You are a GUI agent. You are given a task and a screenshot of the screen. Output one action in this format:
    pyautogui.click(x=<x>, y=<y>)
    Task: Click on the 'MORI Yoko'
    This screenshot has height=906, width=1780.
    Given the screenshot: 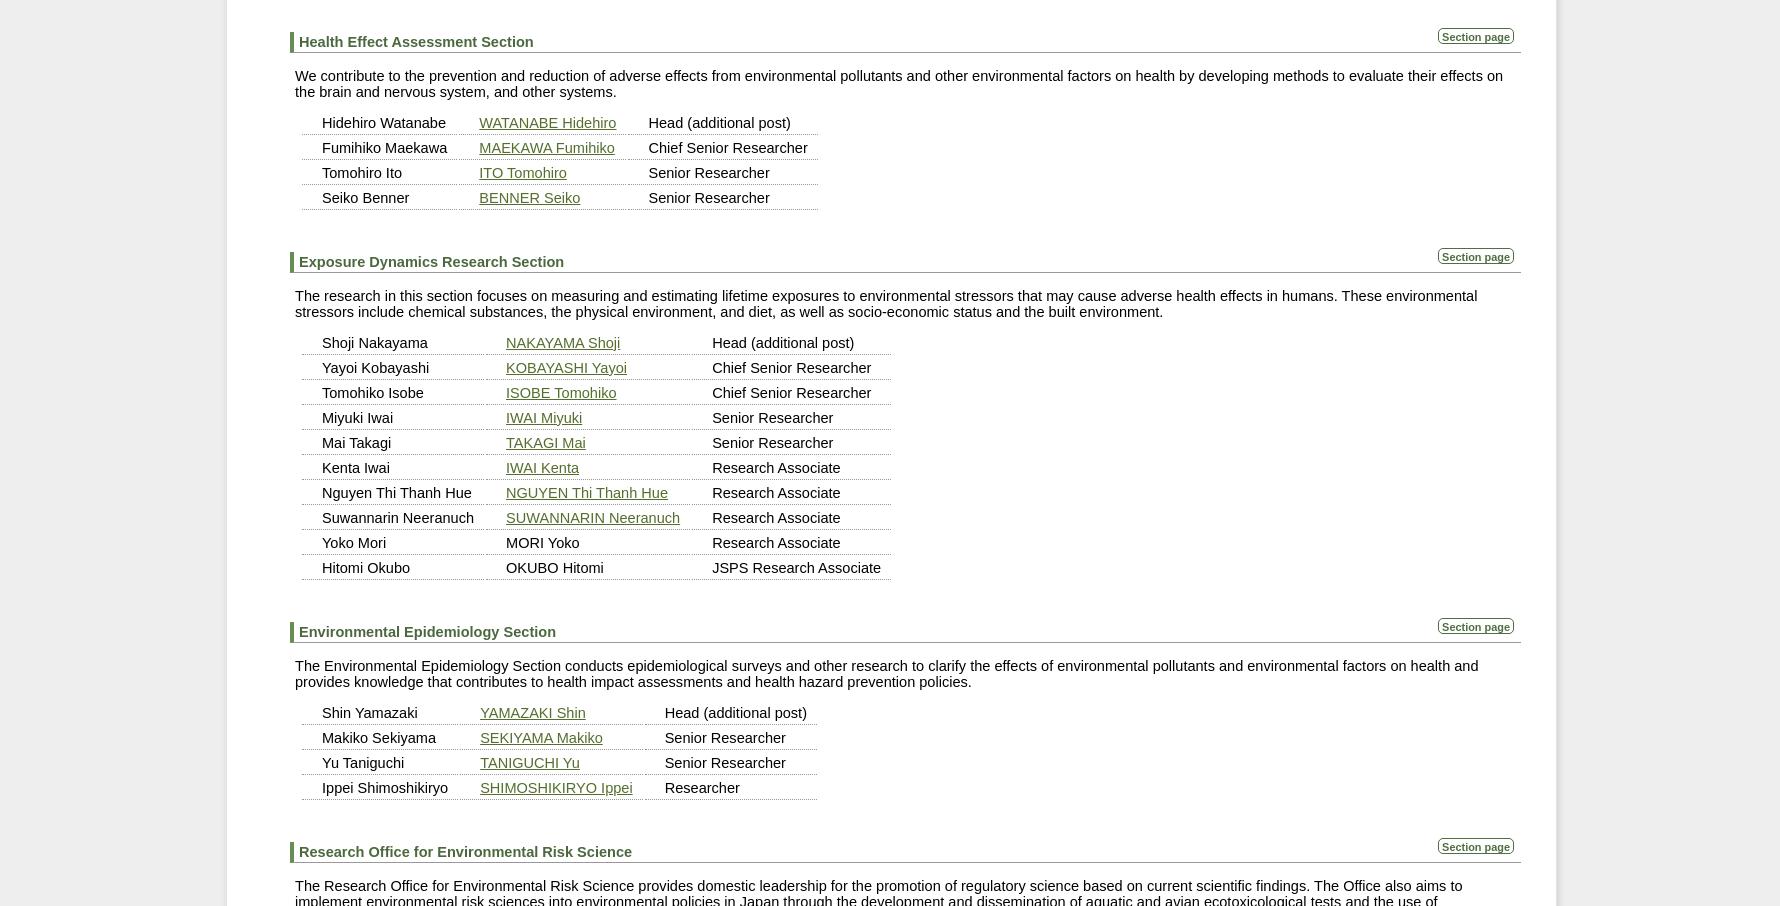 What is the action you would take?
    pyautogui.click(x=541, y=541)
    